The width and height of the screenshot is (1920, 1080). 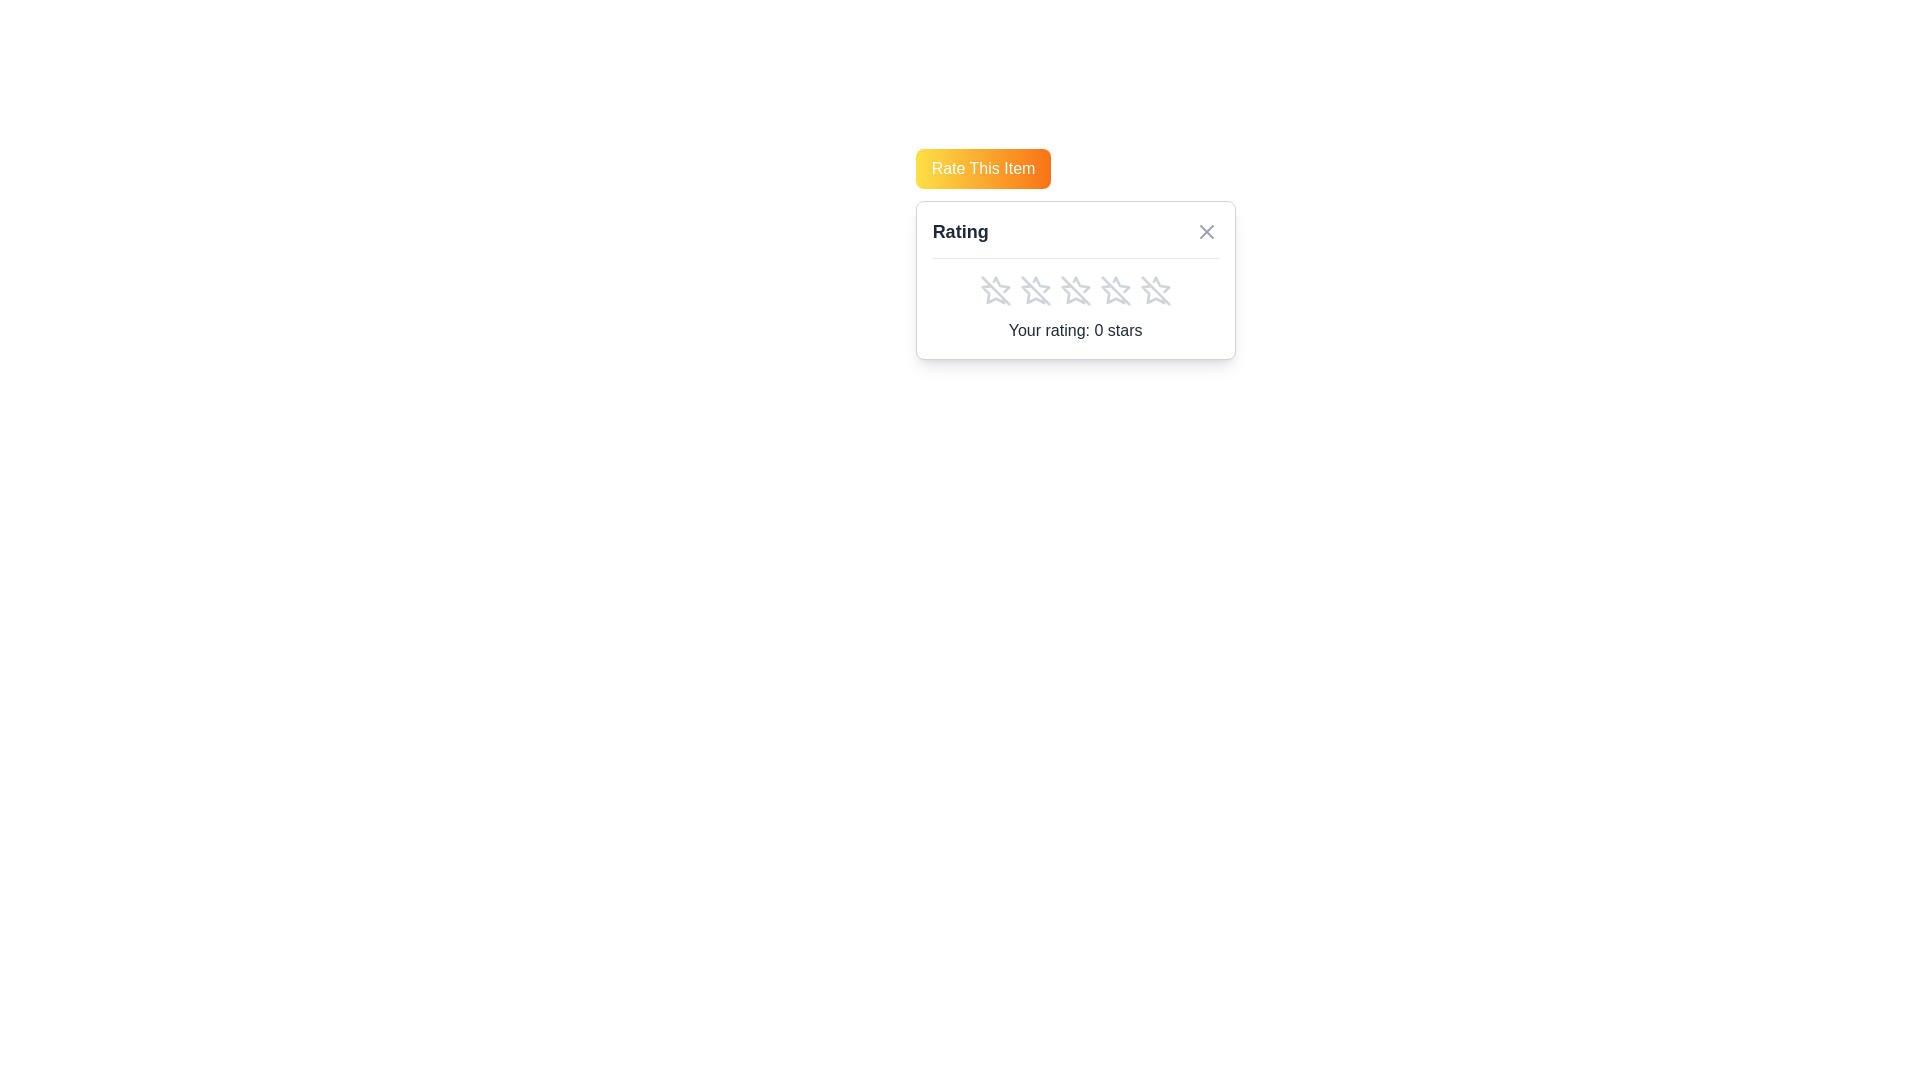 What do you see at coordinates (1121, 284) in the screenshot?
I see `the fourth star icon in the rating component` at bounding box center [1121, 284].